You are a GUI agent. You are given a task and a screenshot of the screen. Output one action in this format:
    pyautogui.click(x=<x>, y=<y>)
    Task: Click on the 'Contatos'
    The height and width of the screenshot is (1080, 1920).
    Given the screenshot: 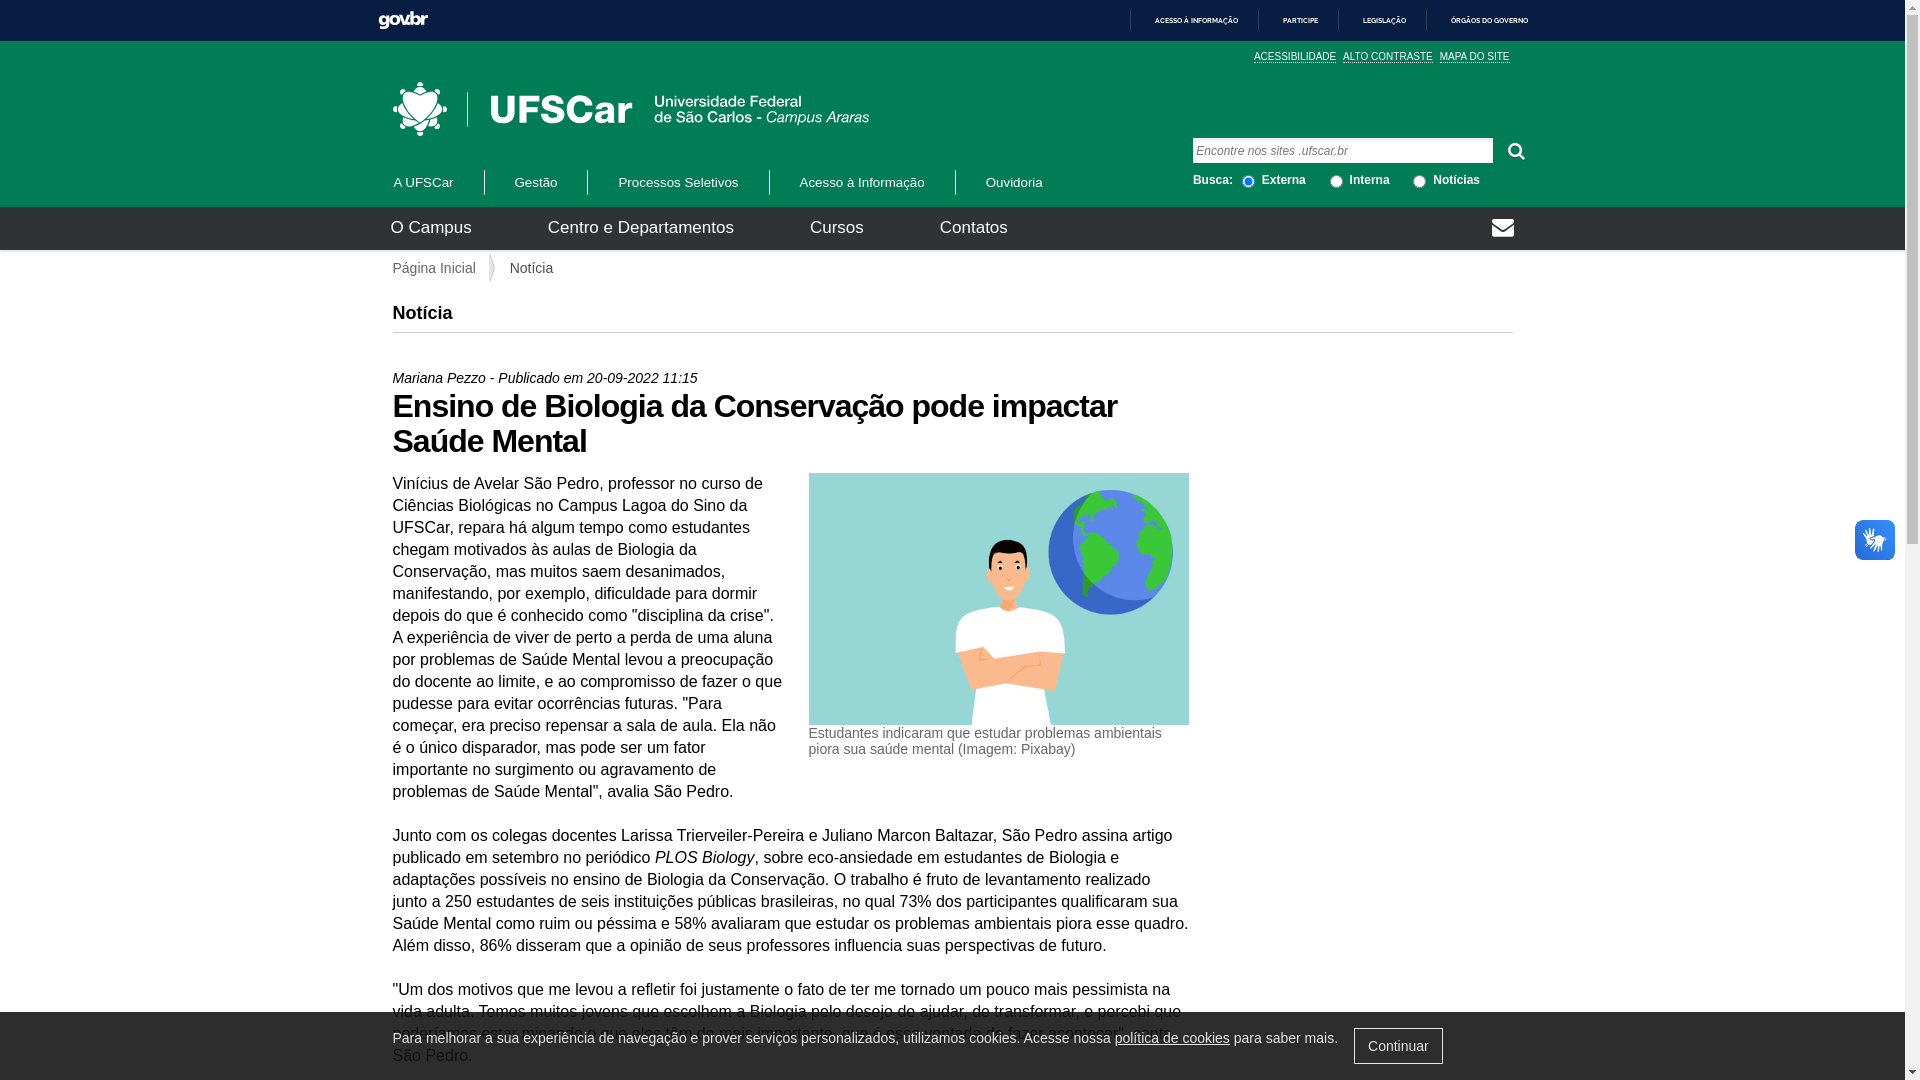 What is the action you would take?
    pyautogui.click(x=974, y=226)
    